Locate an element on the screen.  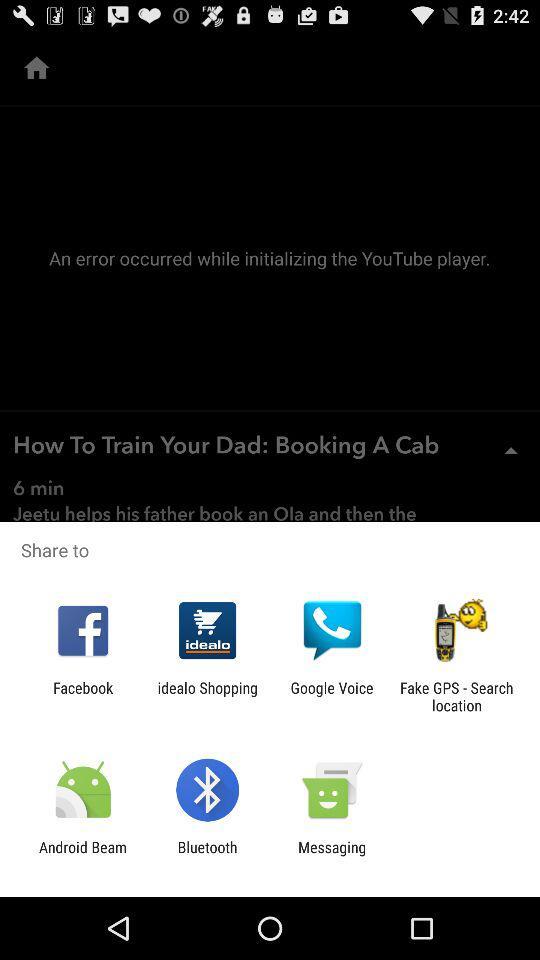
the messaging app is located at coordinates (332, 855).